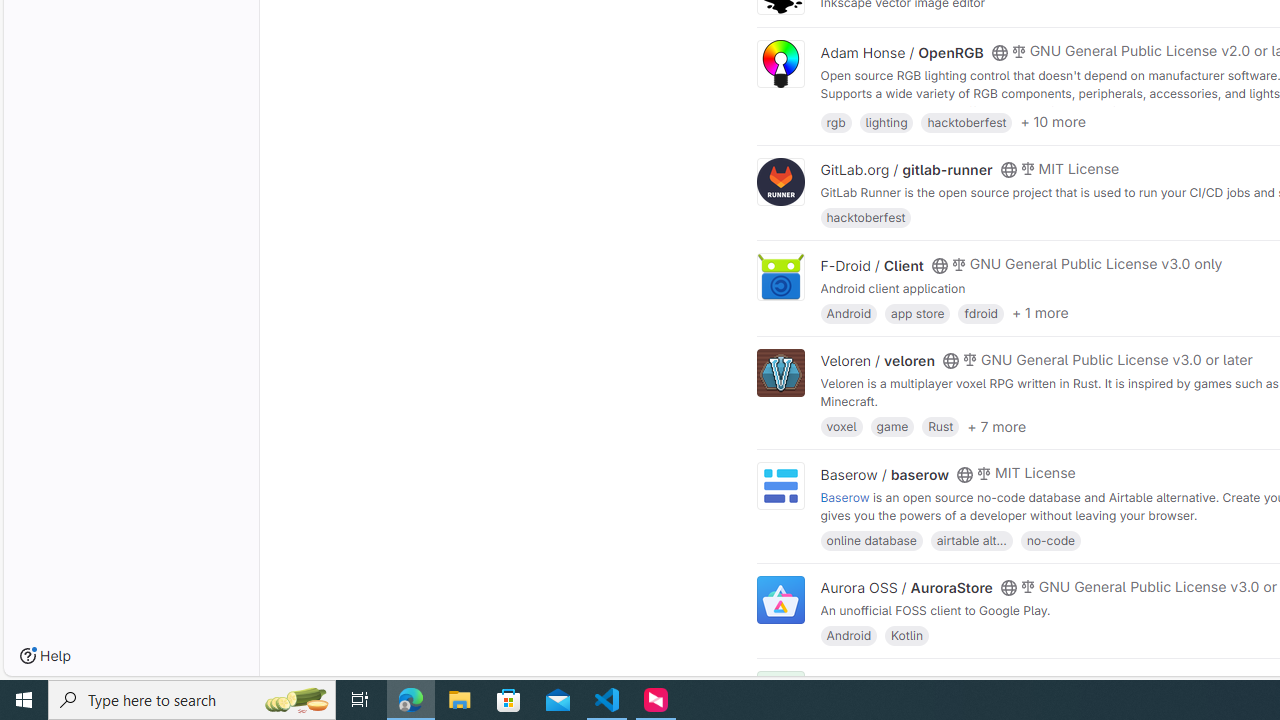 Image resolution: width=1280 pixels, height=720 pixels. Describe the element at coordinates (871, 538) in the screenshot. I see `'online database'` at that location.